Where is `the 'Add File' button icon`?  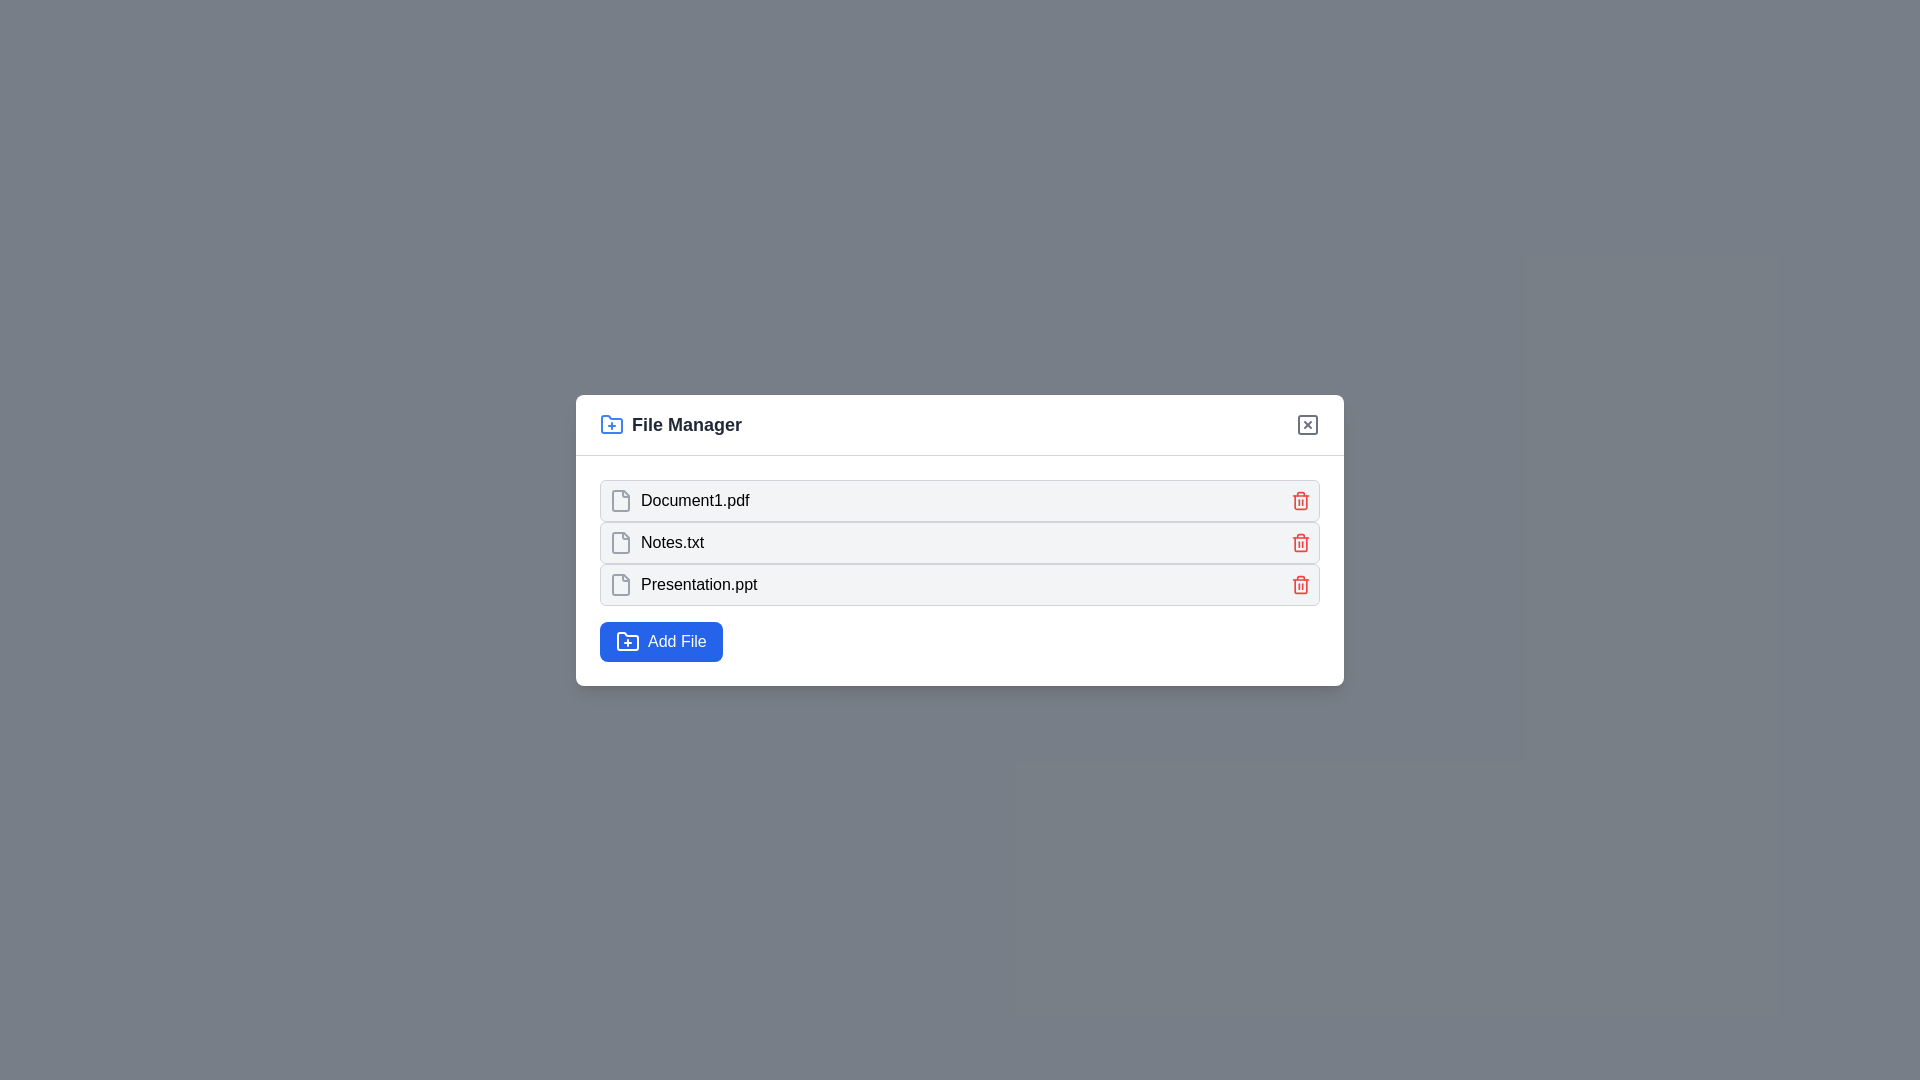
the 'Add File' button icon is located at coordinates (627, 640).